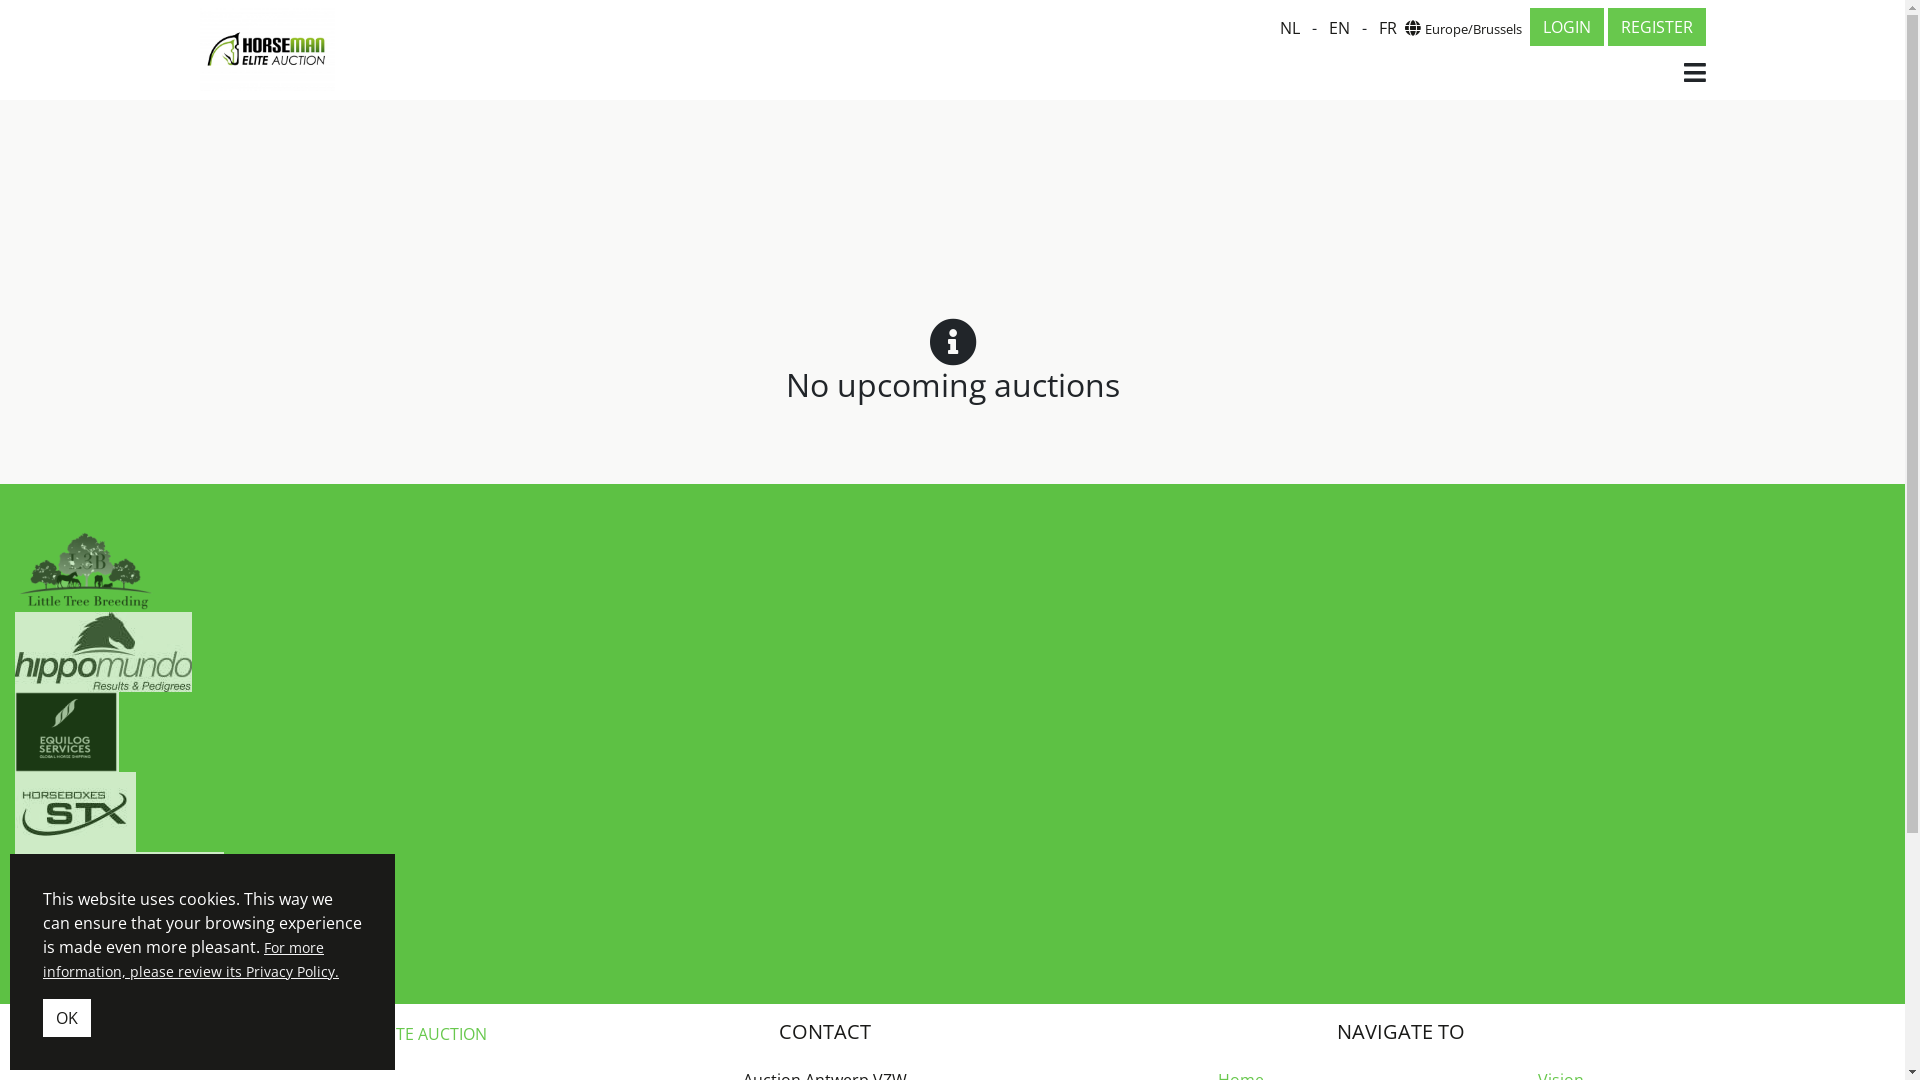 The image size is (1920, 1080). What do you see at coordinates (67, 1018) in the screenshot?
I see `'OK'` at bounding box center [67, 1018].